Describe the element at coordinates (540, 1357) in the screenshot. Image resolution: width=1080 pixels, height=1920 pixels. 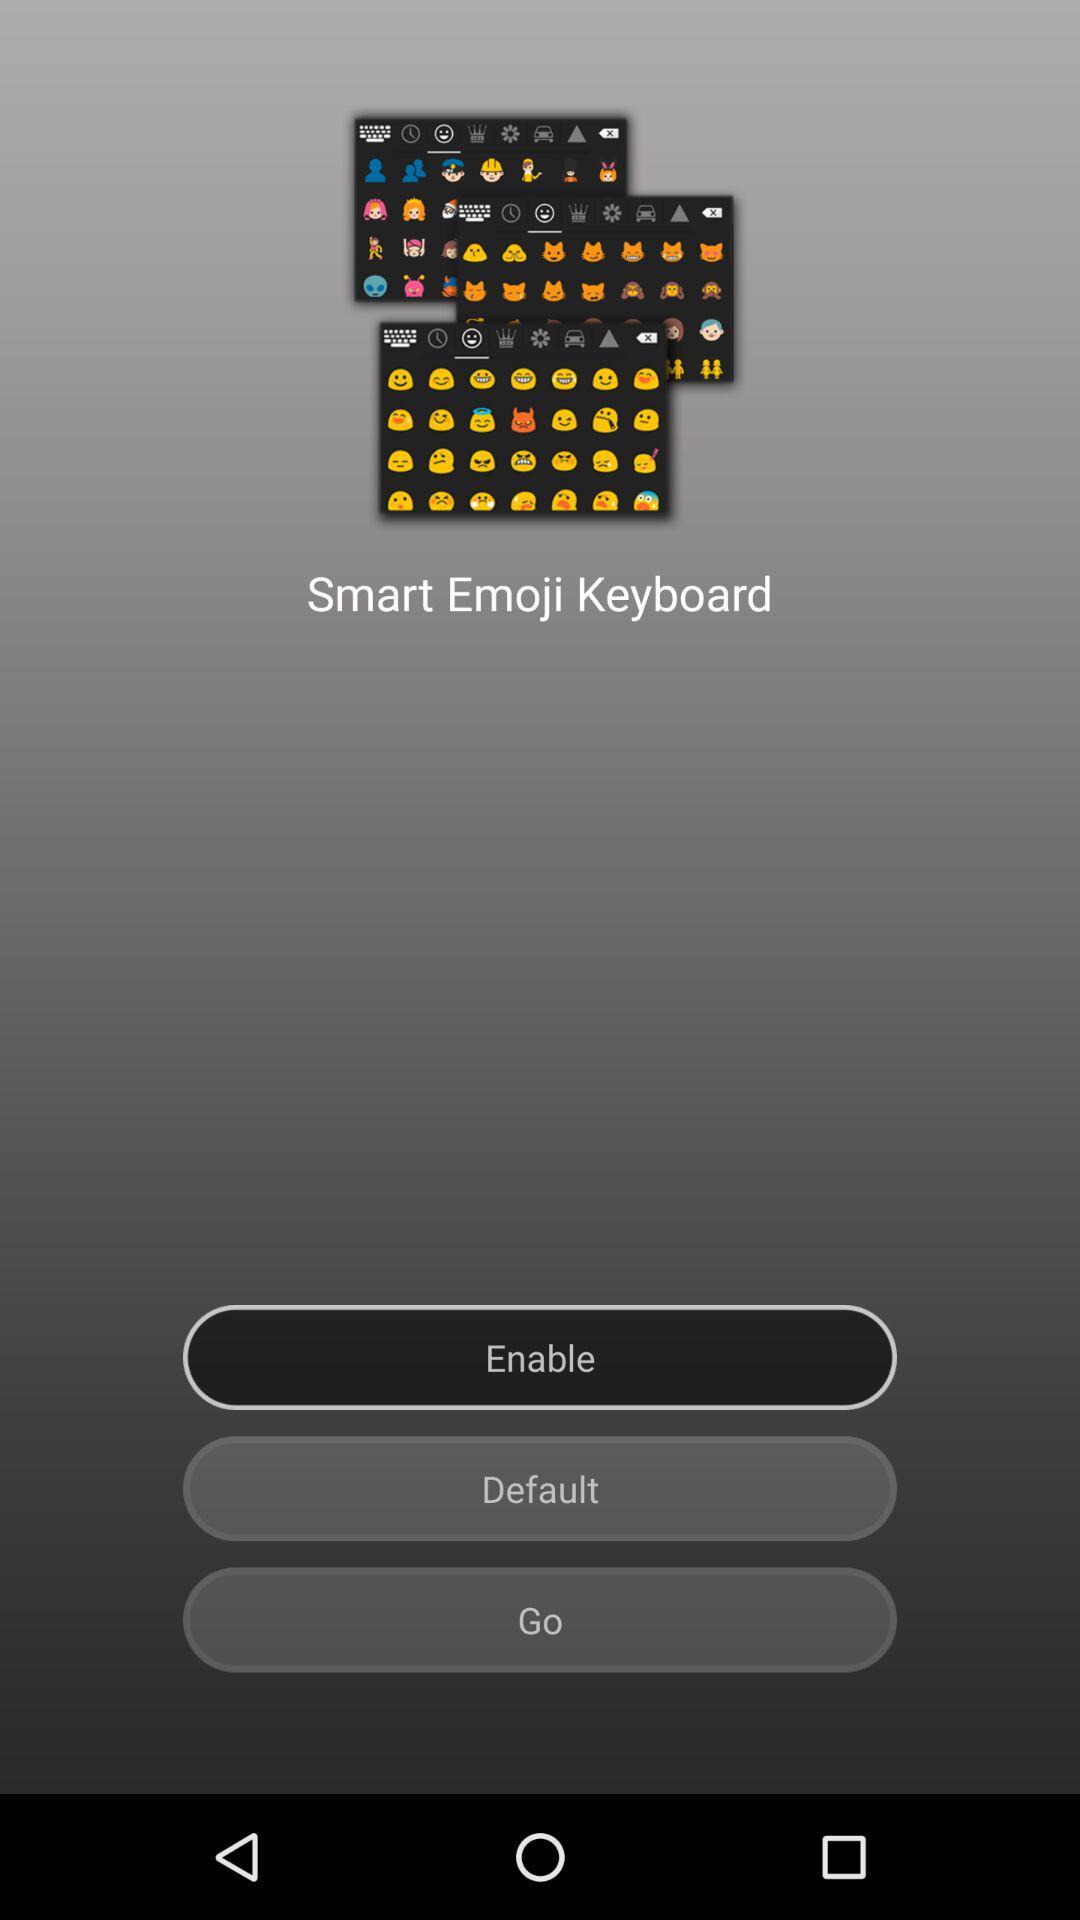
I see `button above default item` at that location.